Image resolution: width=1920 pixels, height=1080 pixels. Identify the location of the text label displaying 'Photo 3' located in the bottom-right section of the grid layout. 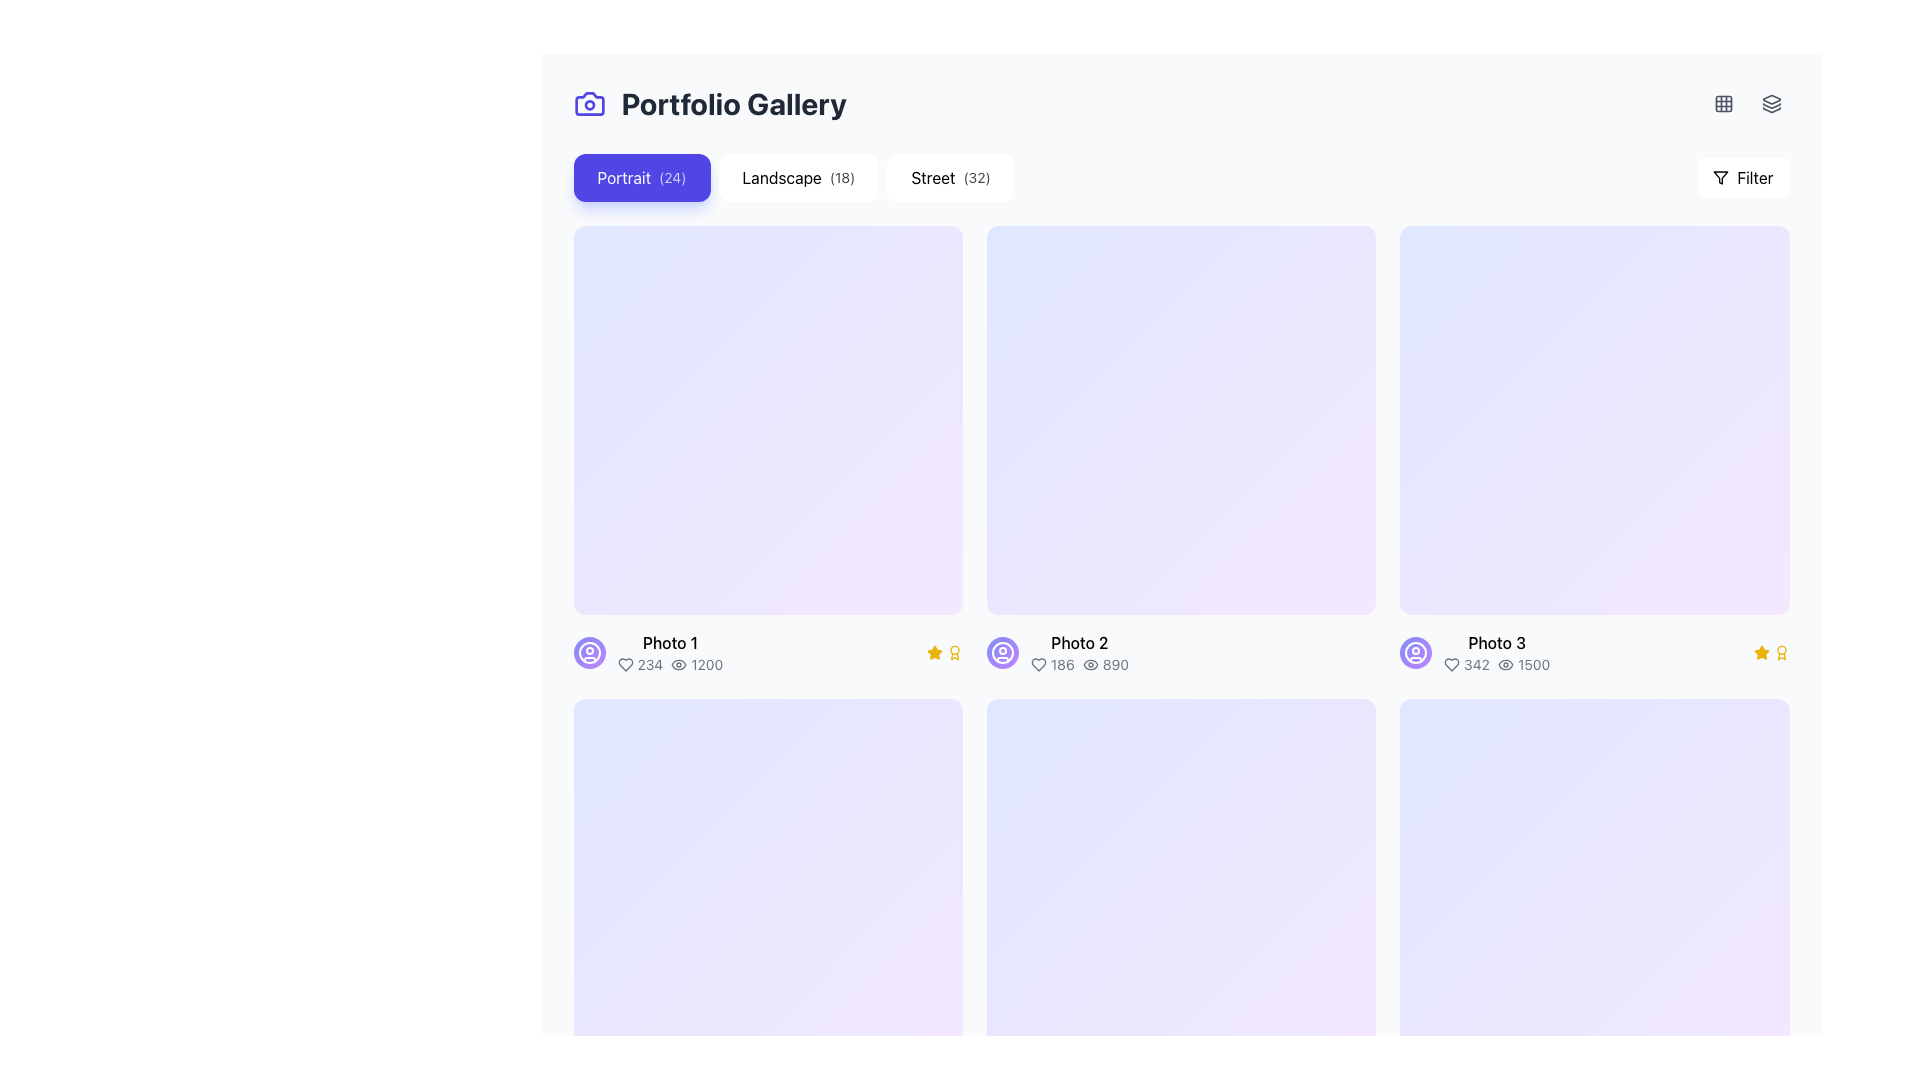
(1497, 652).